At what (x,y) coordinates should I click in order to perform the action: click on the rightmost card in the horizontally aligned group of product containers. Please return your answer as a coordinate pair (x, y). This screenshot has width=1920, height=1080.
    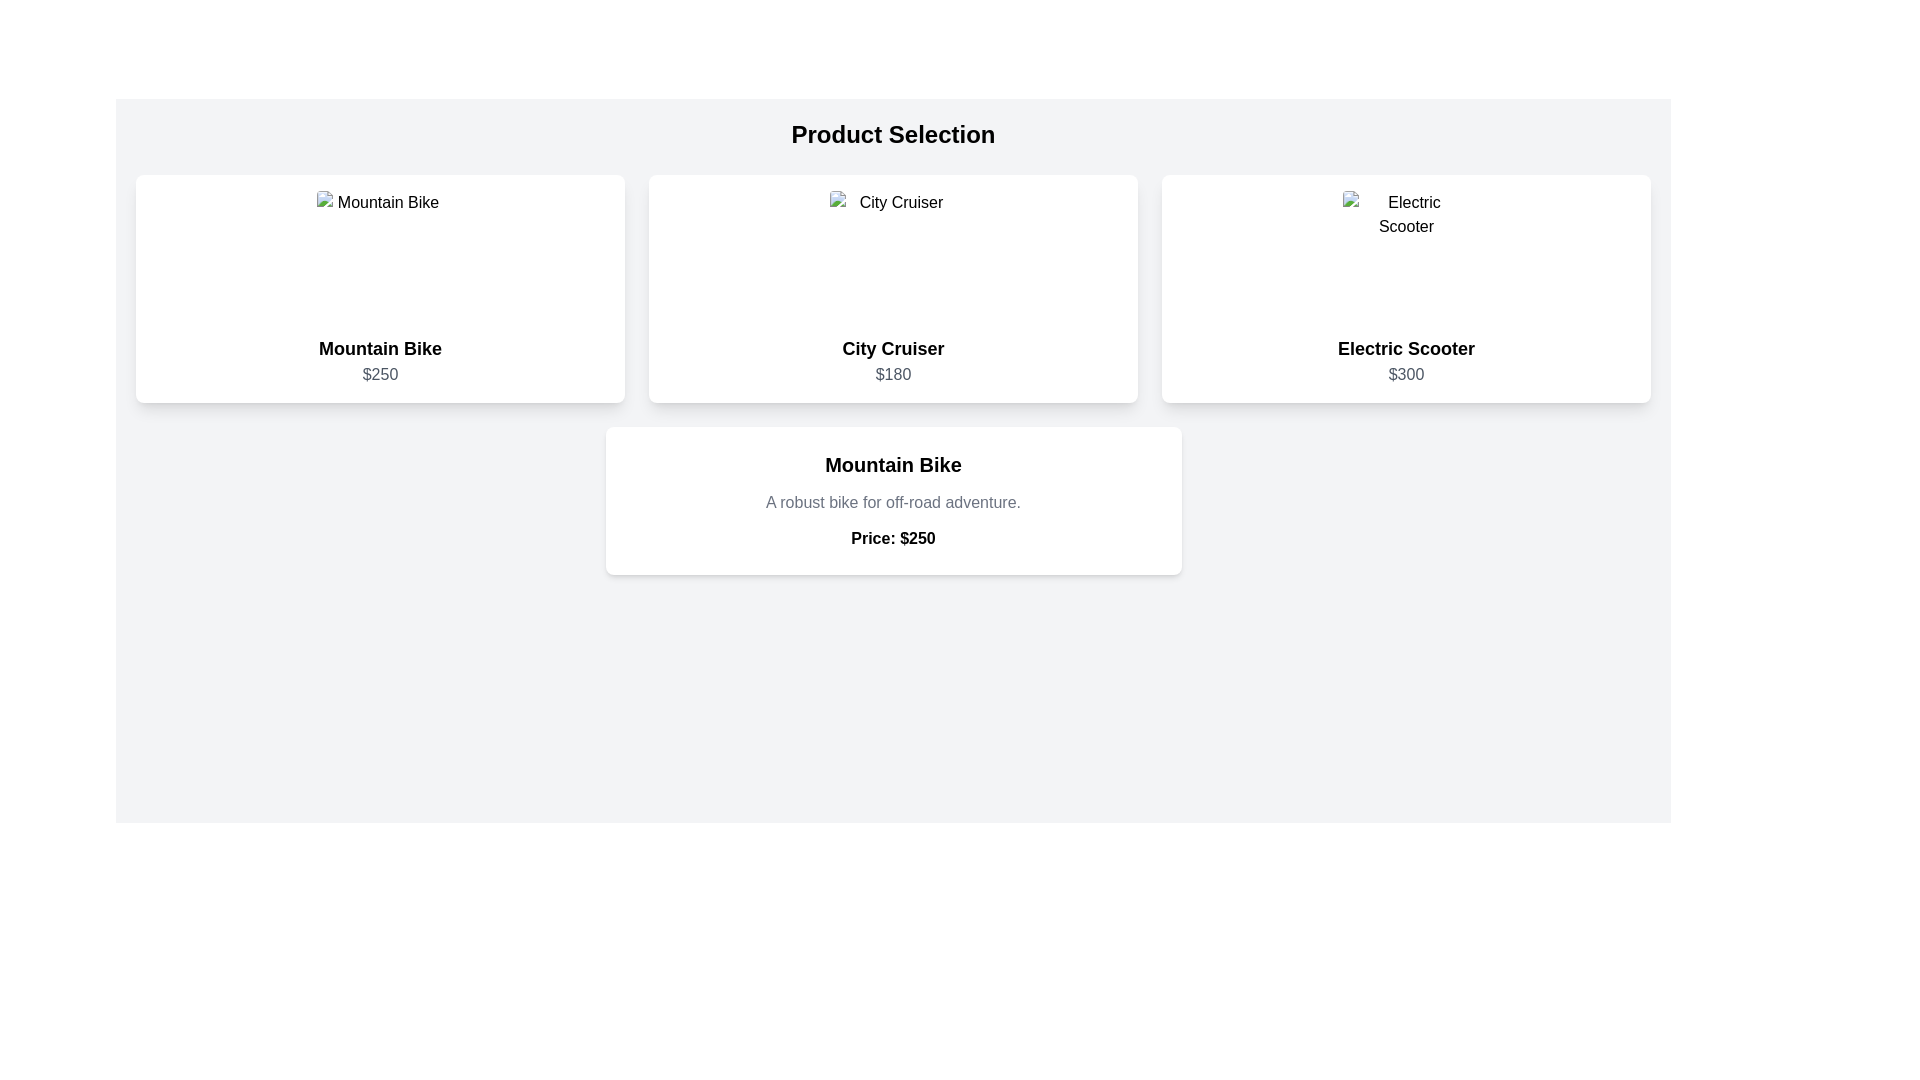
    Looking at the image, I should click on (1405, 253).